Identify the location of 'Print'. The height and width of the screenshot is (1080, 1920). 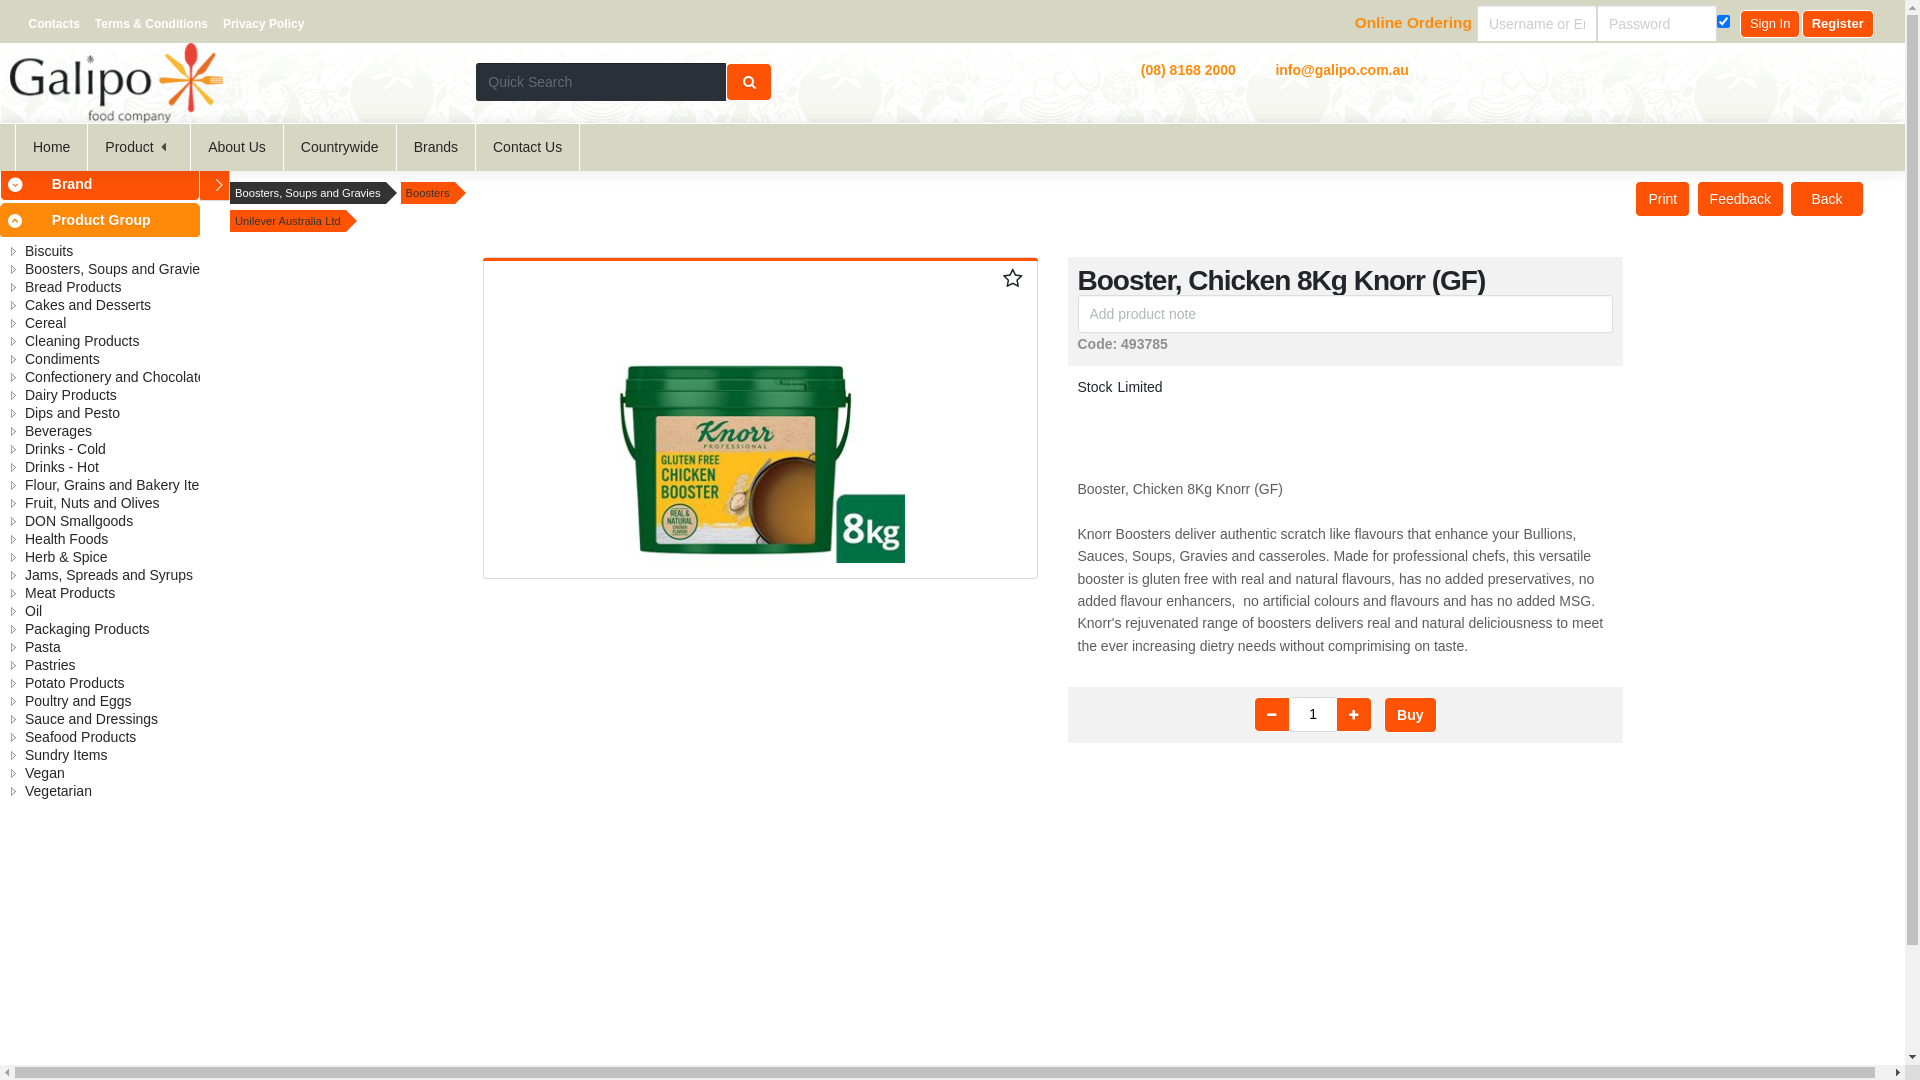
(1662, 199).